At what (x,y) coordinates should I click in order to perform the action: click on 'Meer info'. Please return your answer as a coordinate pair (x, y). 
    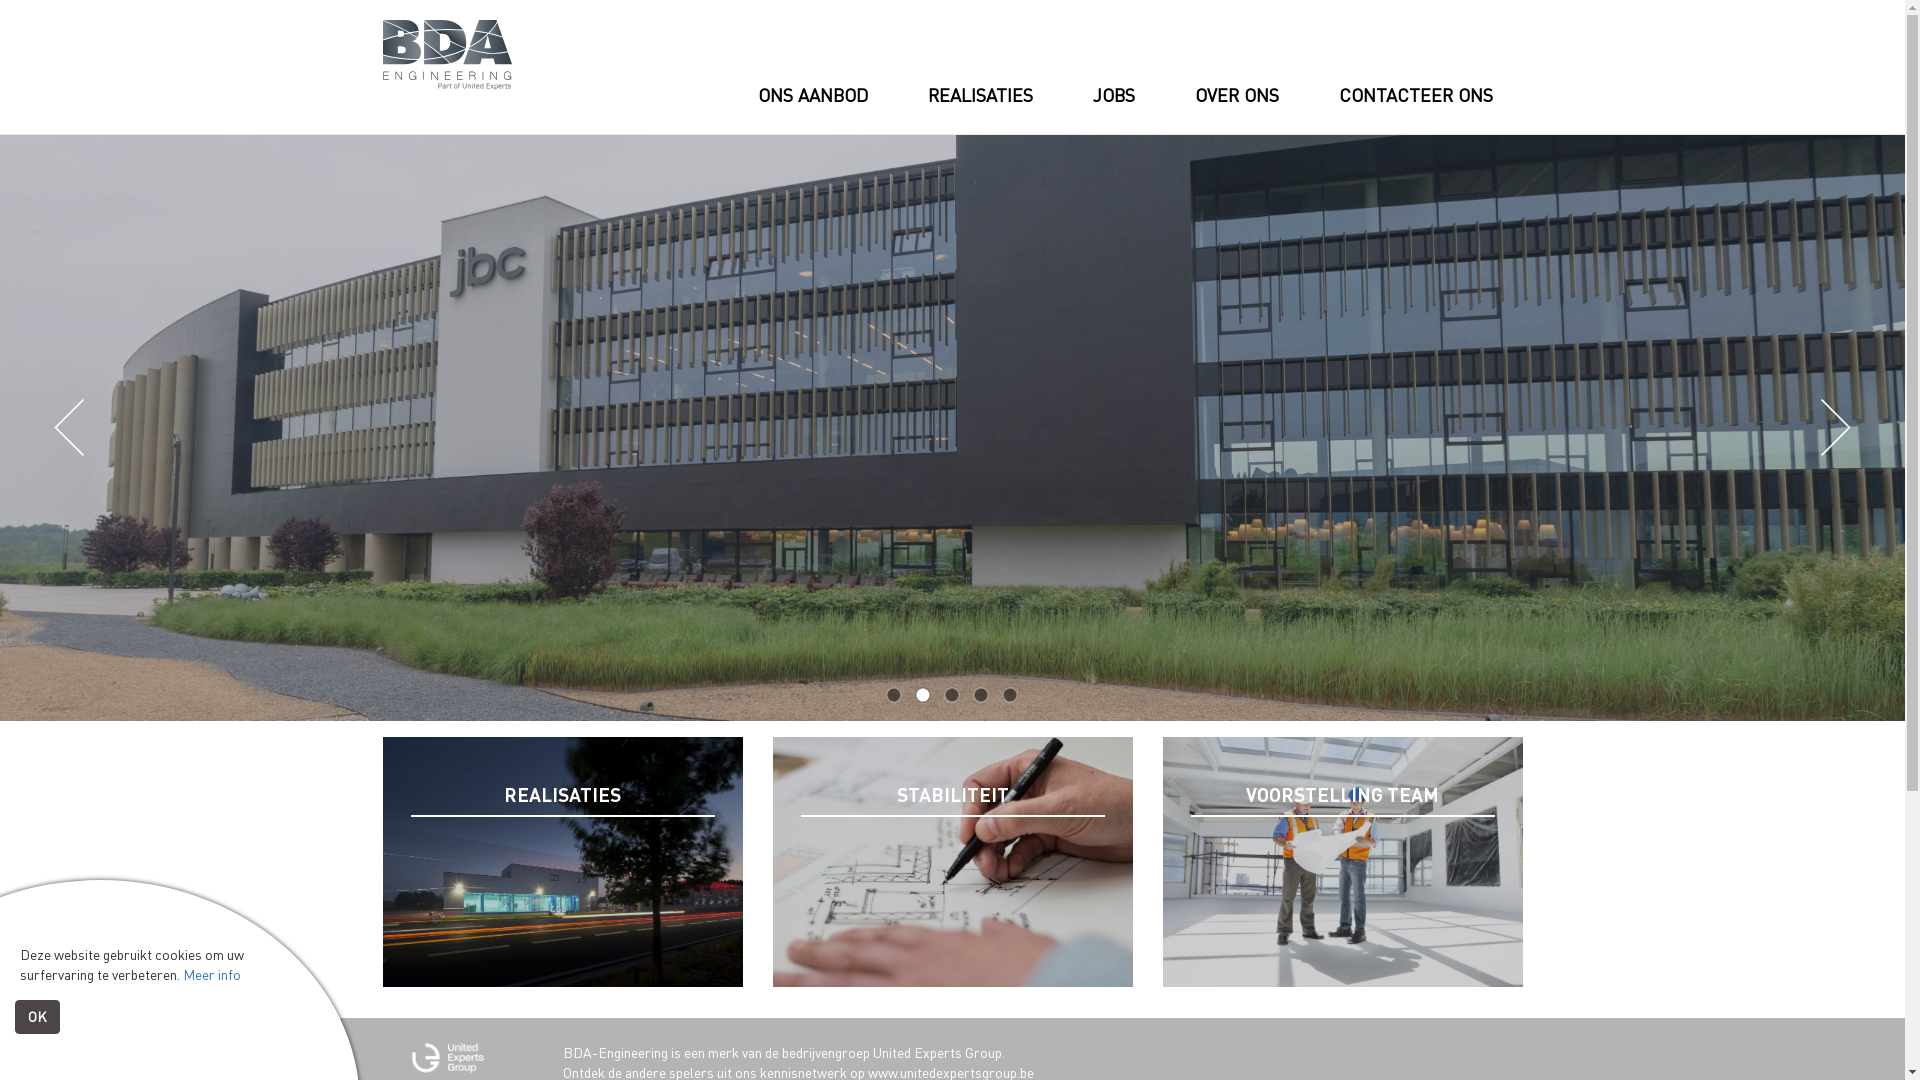
    Looking at the image, I should click on (211, 973).